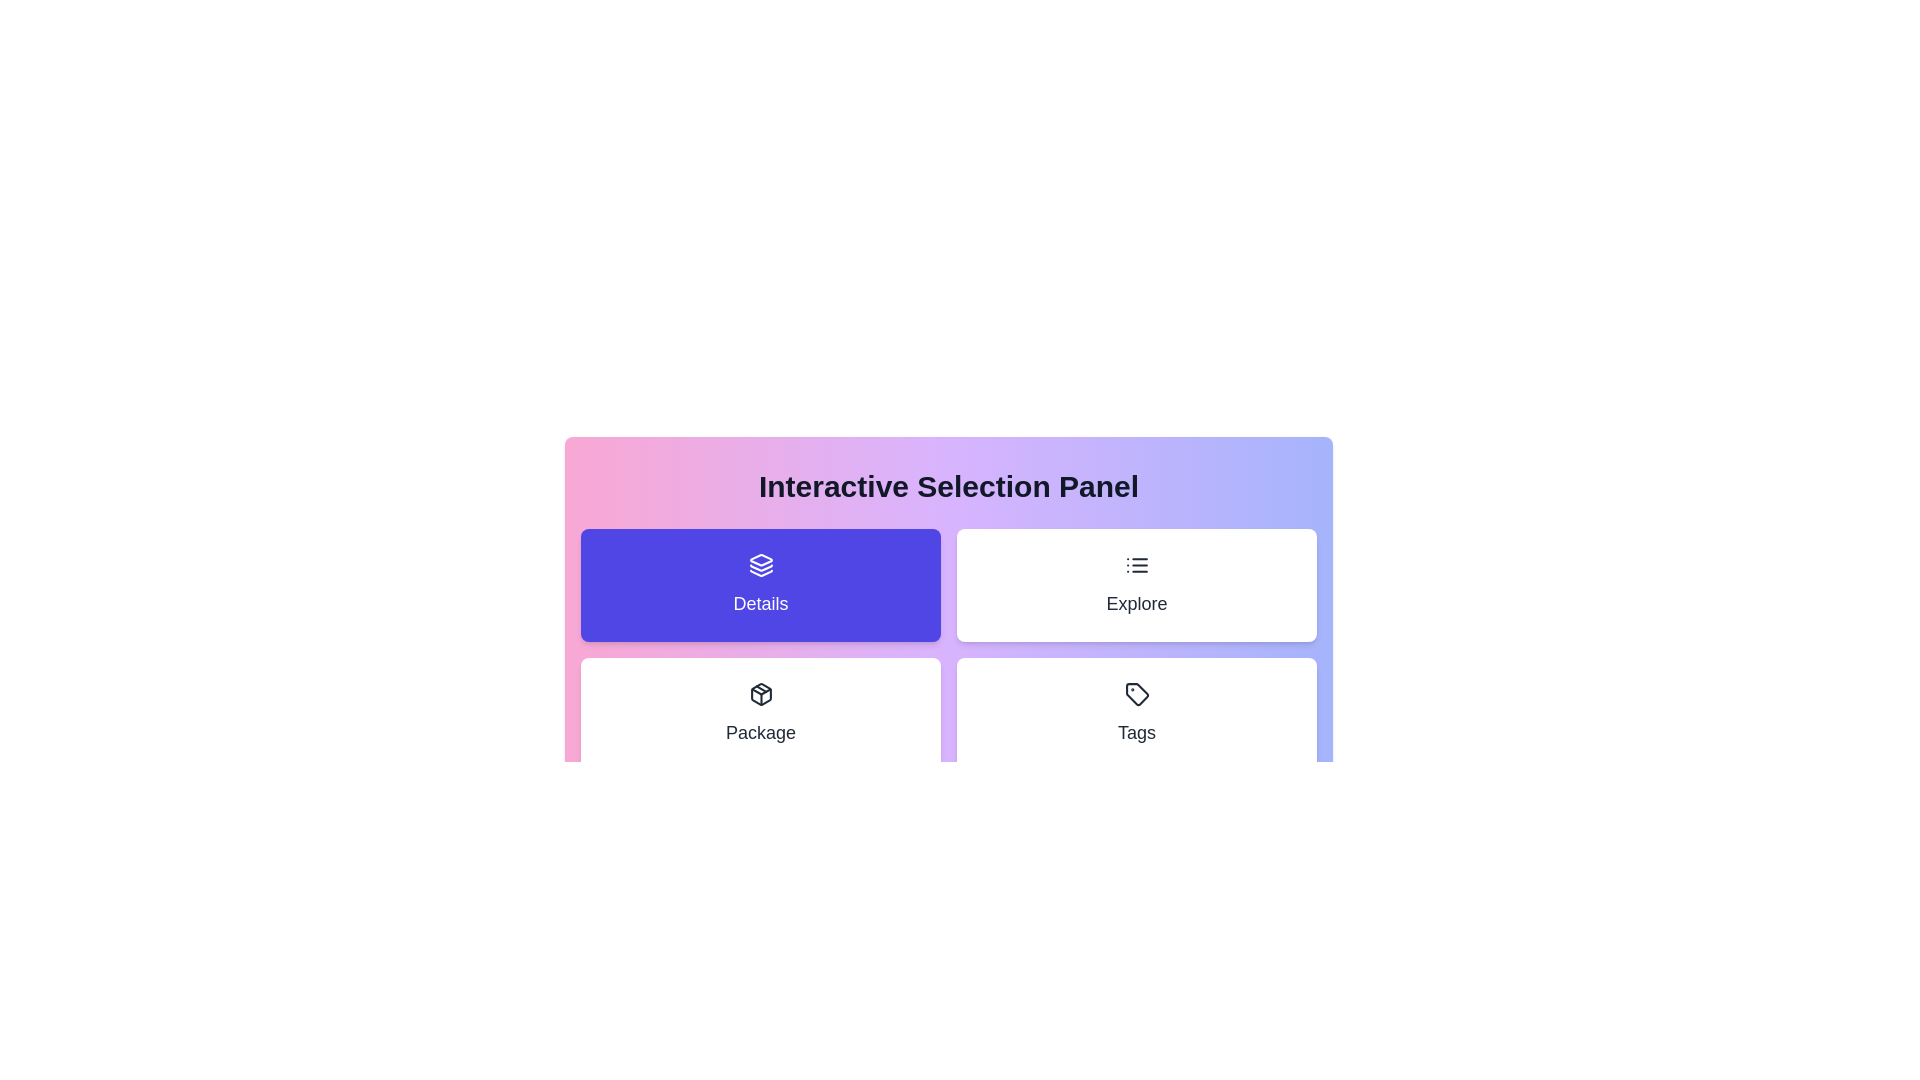  Describe the element at coordinates (760, 693) in the screenshot. I see `the 'Package' button icon located at the bottom left of the 2x2 button grid` at that location.